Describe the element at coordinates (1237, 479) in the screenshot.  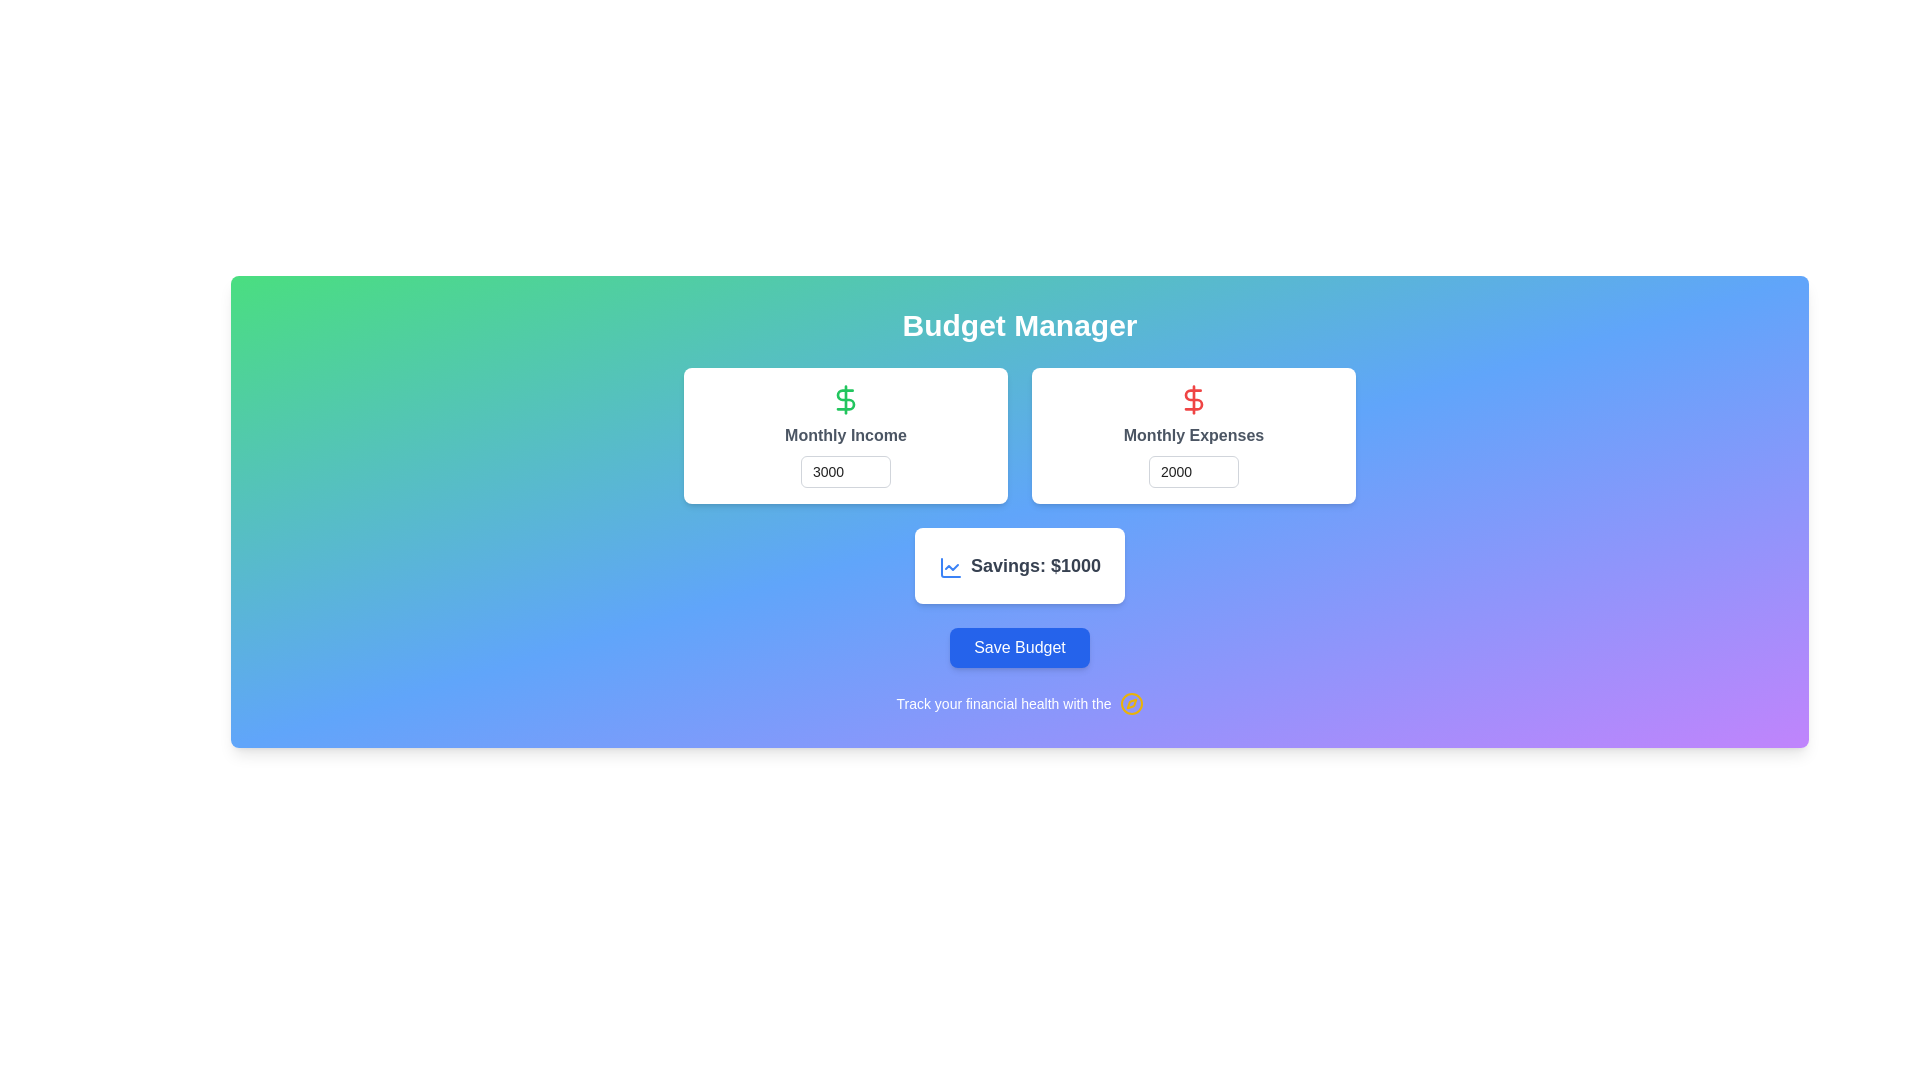
I see `the downward-pointing button in the 'Monthly Expenses' section` at that location.